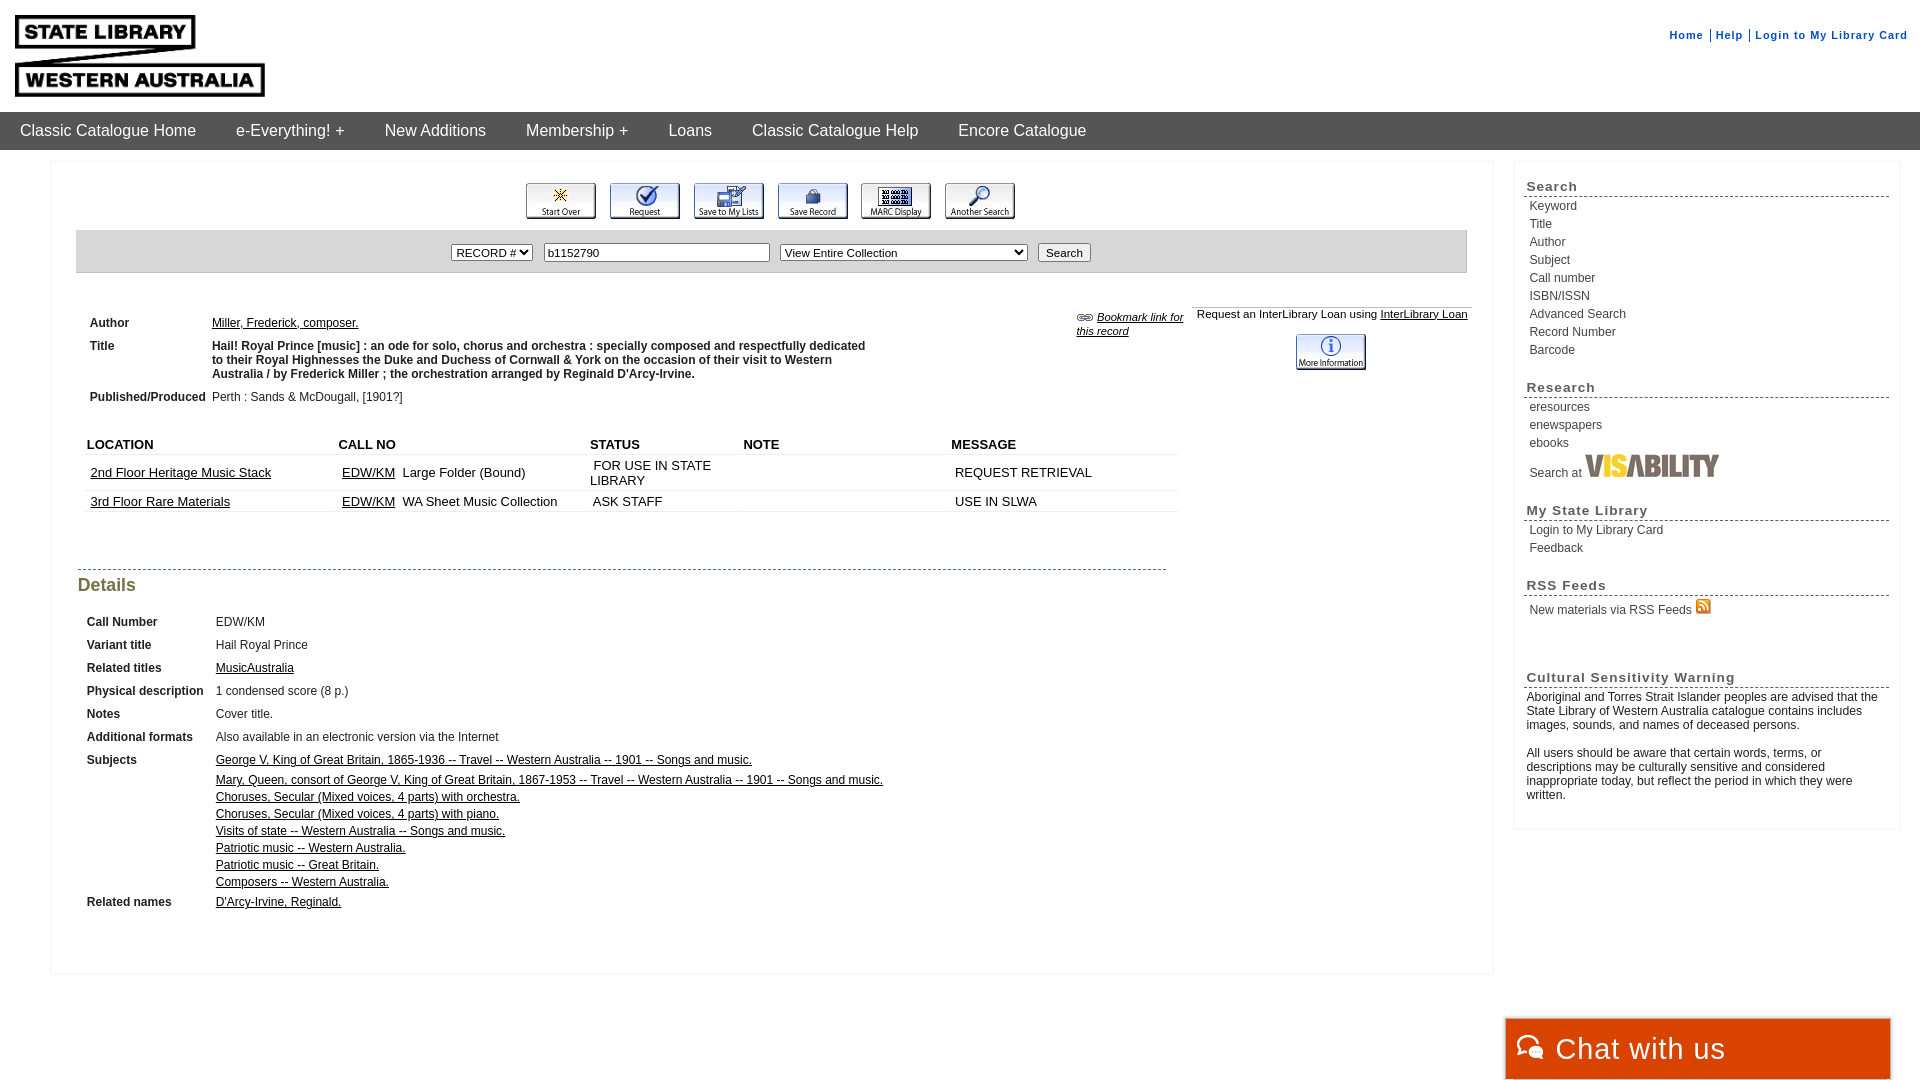 This screenshot has width=1920, height=1080. What do you see at coordinates (1422, 313) in the screenshot?
I see `'InterLibrary Loan'` at bounding box center [1422, 313].